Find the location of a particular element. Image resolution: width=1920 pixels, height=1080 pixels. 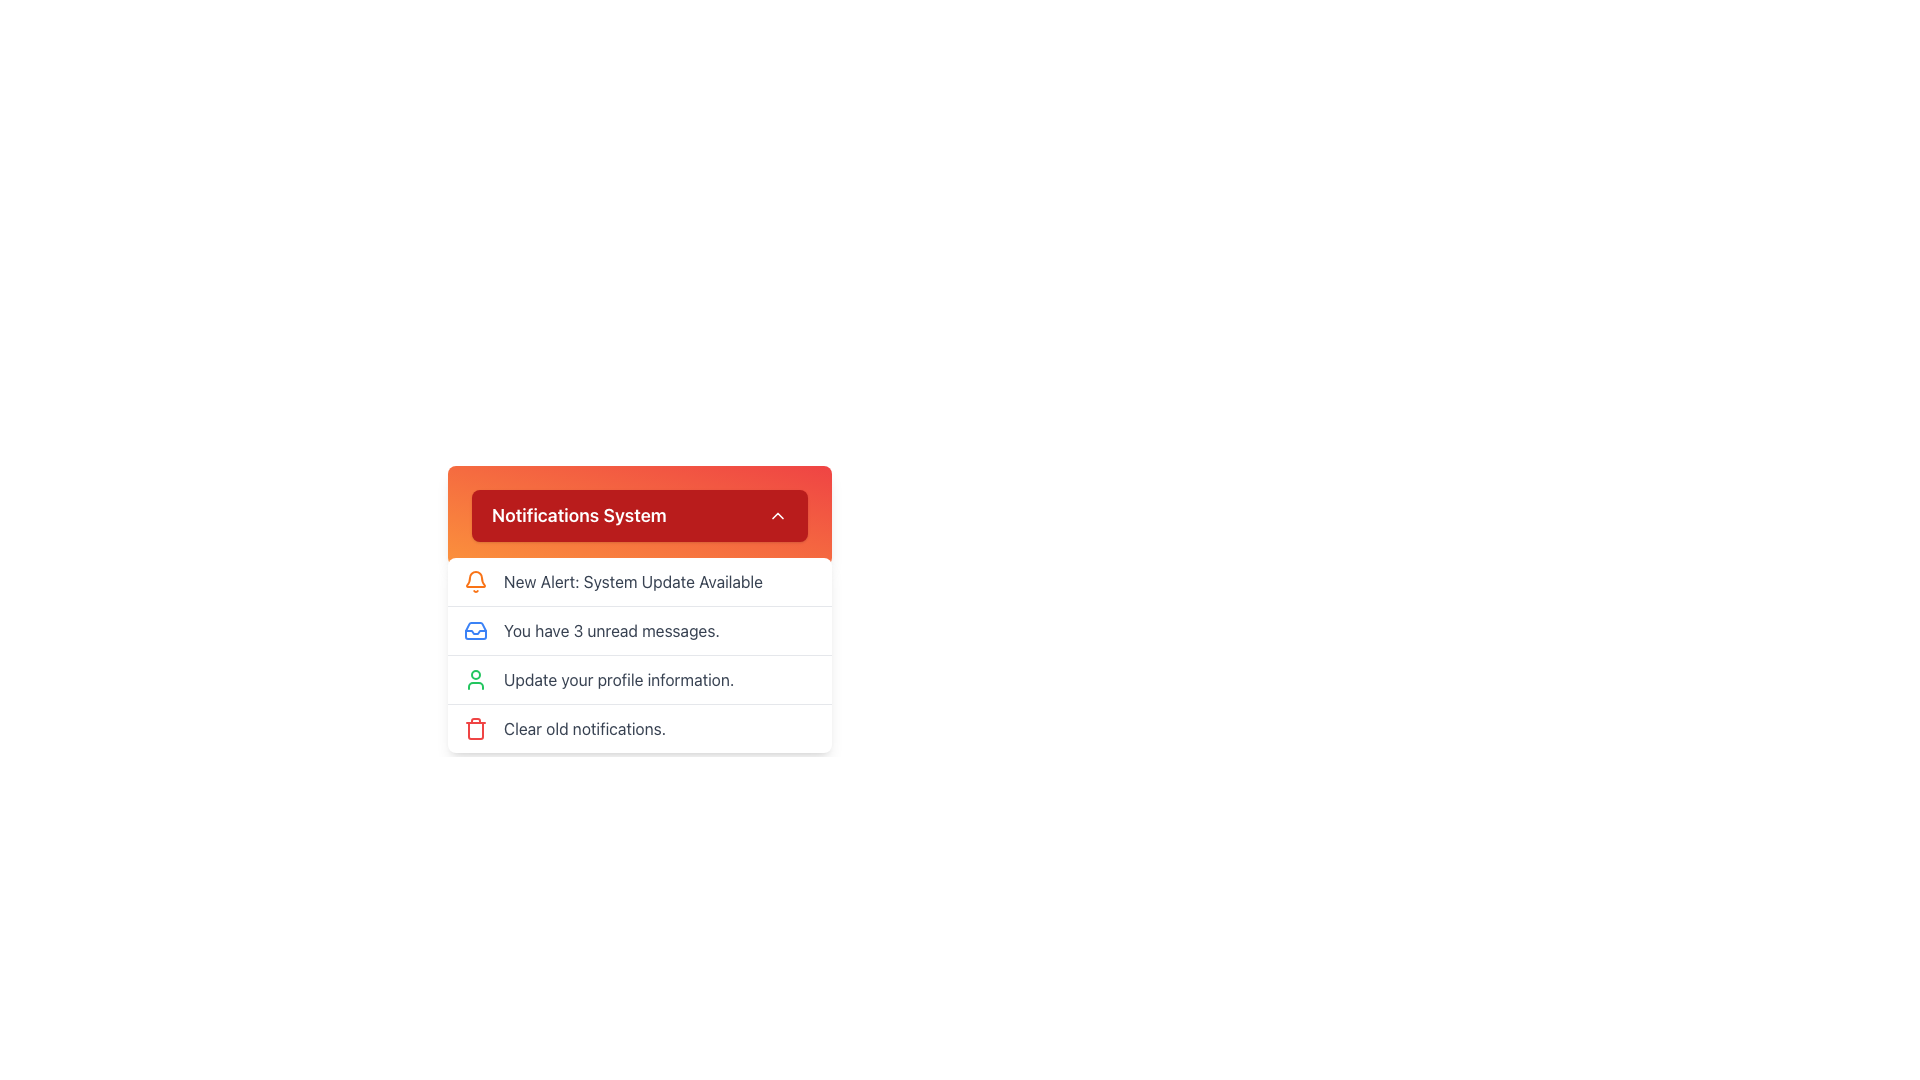

the notification alert icon located on the leftmost side of the first notification item under the 'Notifications System' section is located at coordinates (474, 582).